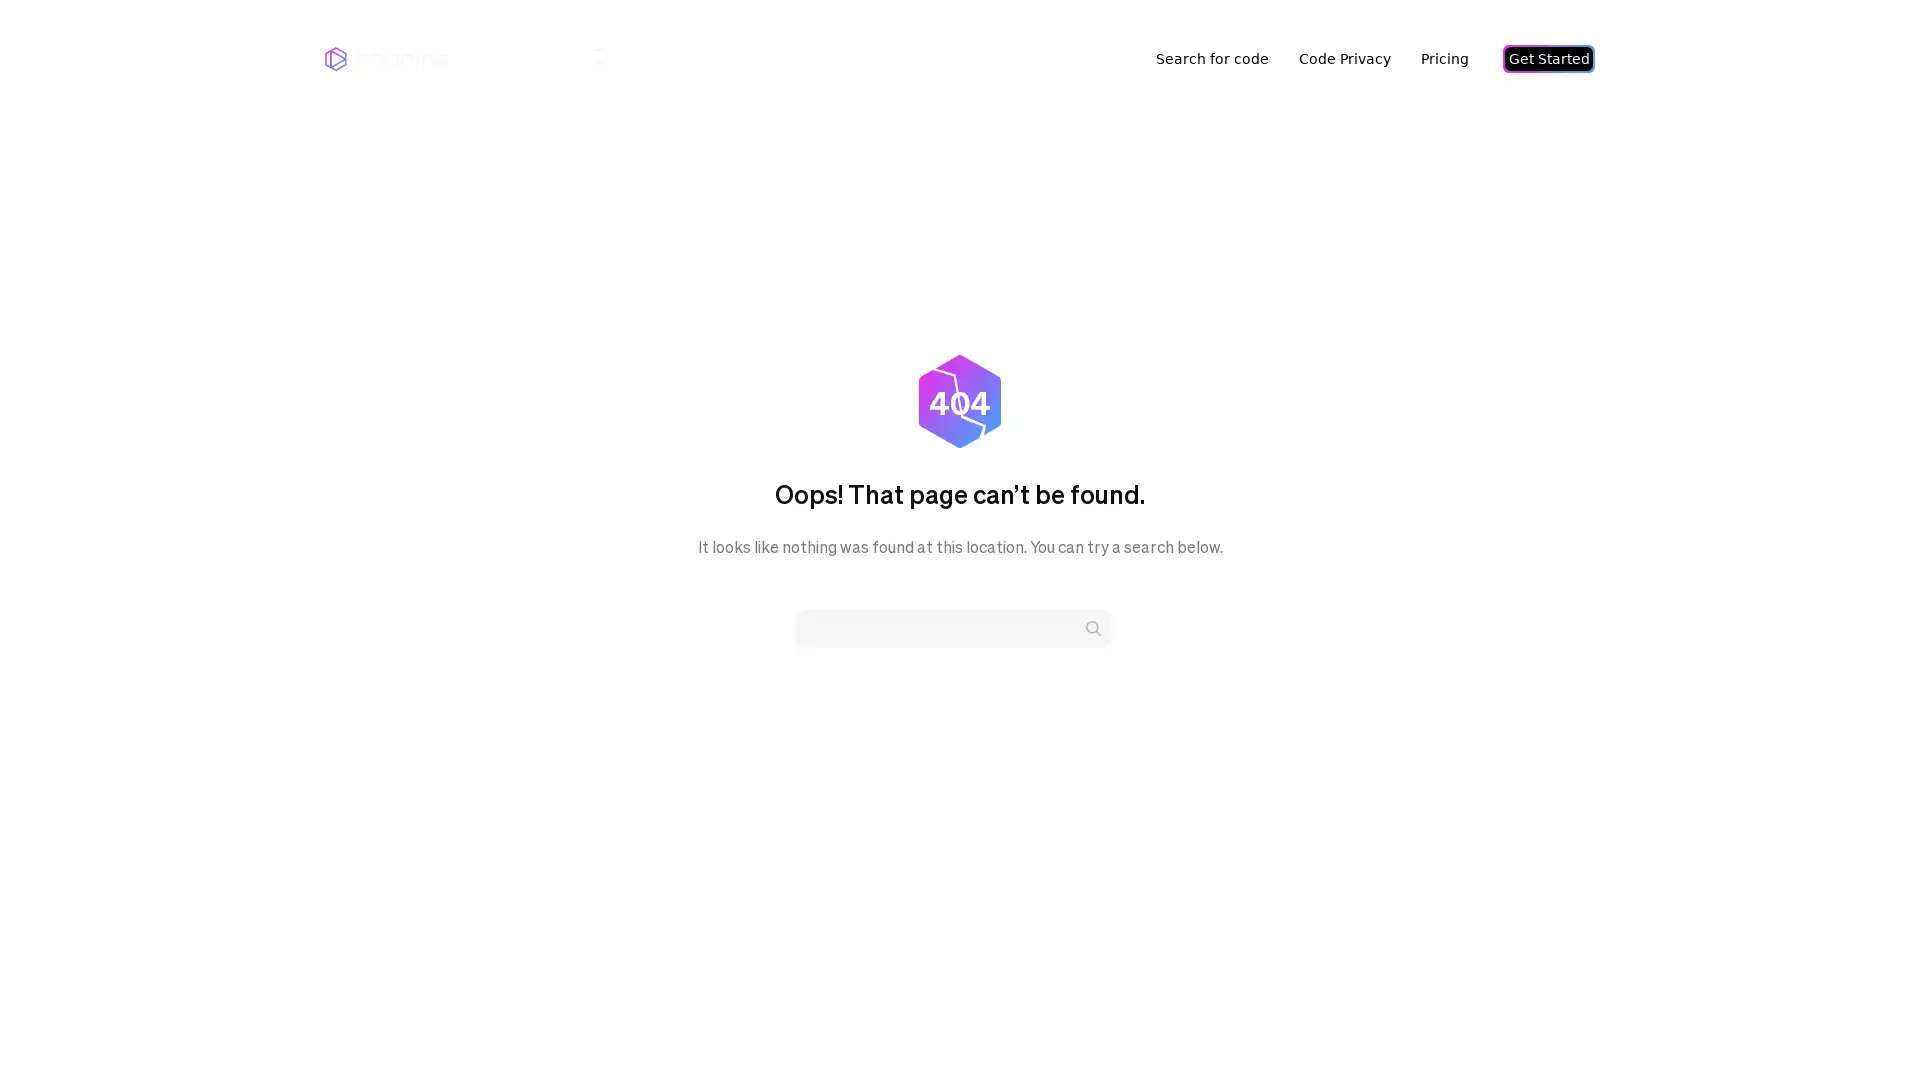 The image size is (1920, 1080). I want to click on Open, so click(1860, 1026).